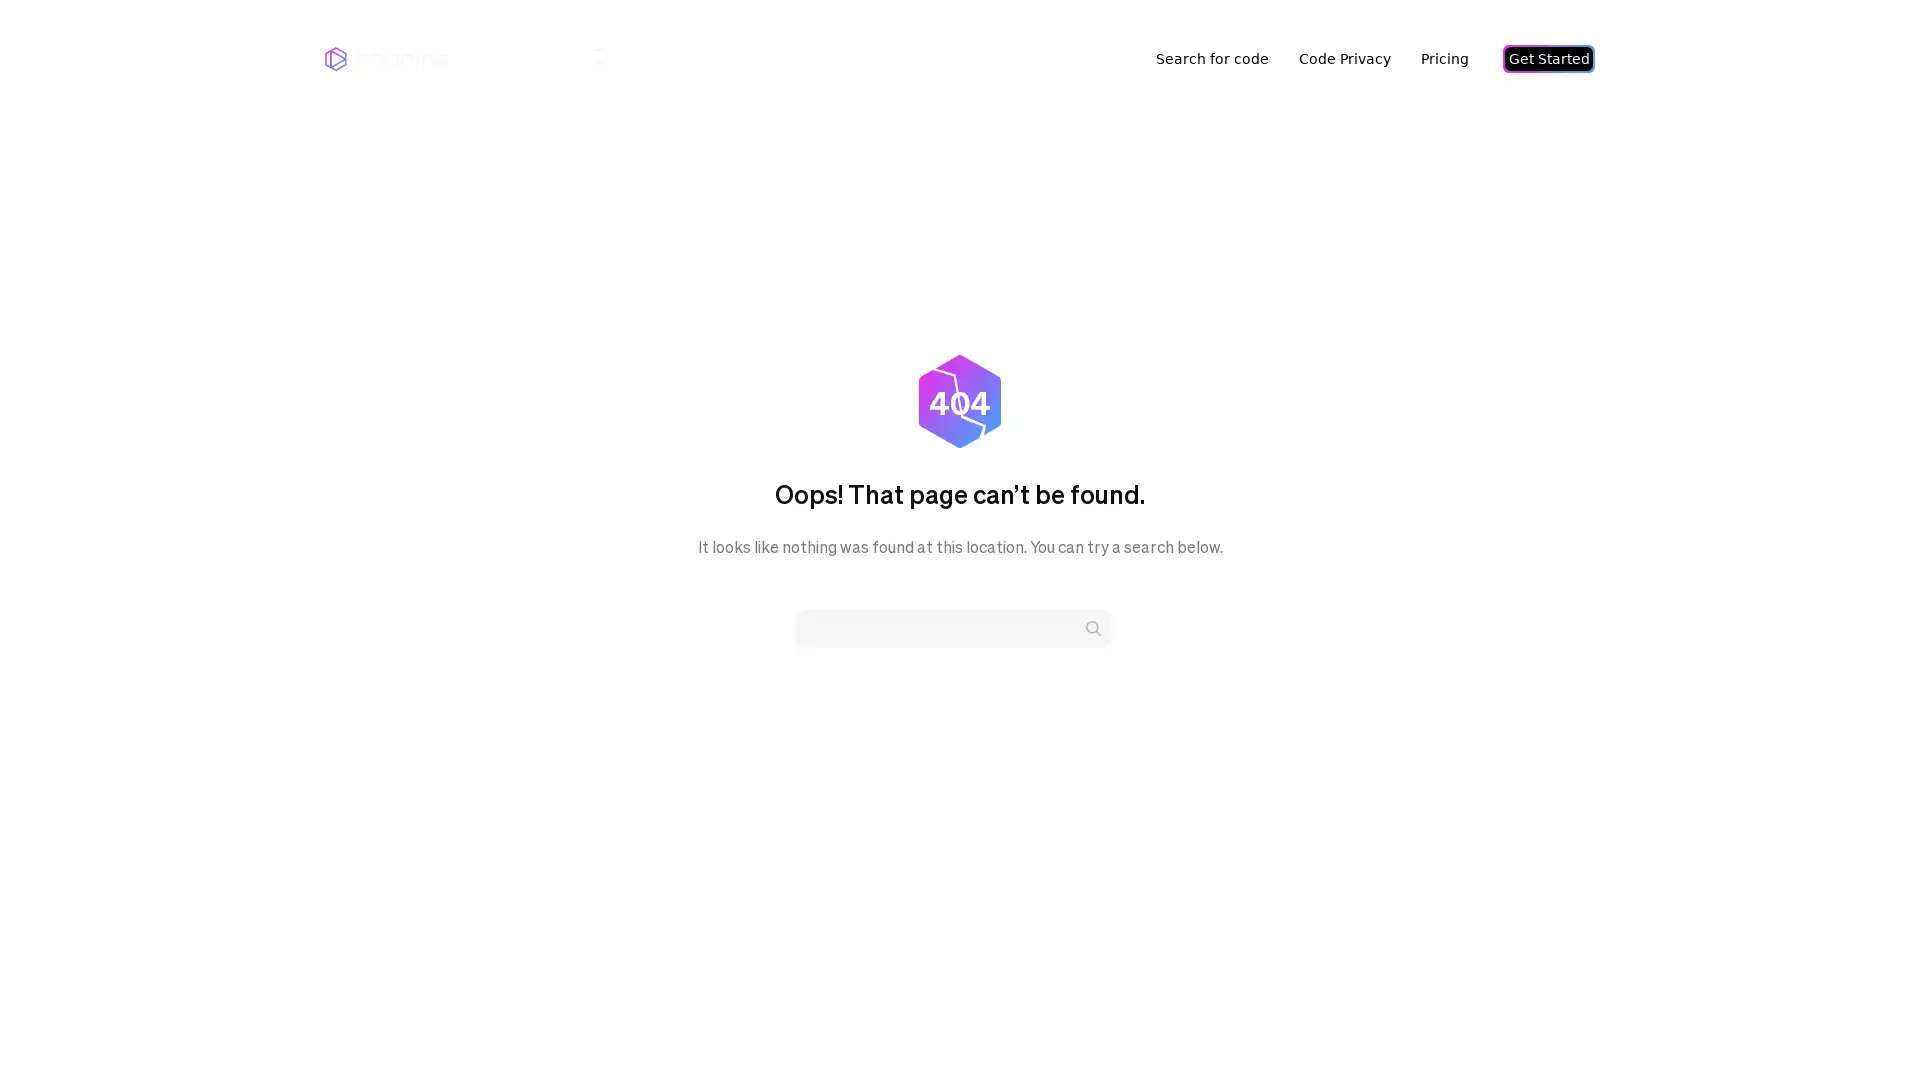 The image size is (1920, 1080). I want to click on Open, so click(1860, 1026).